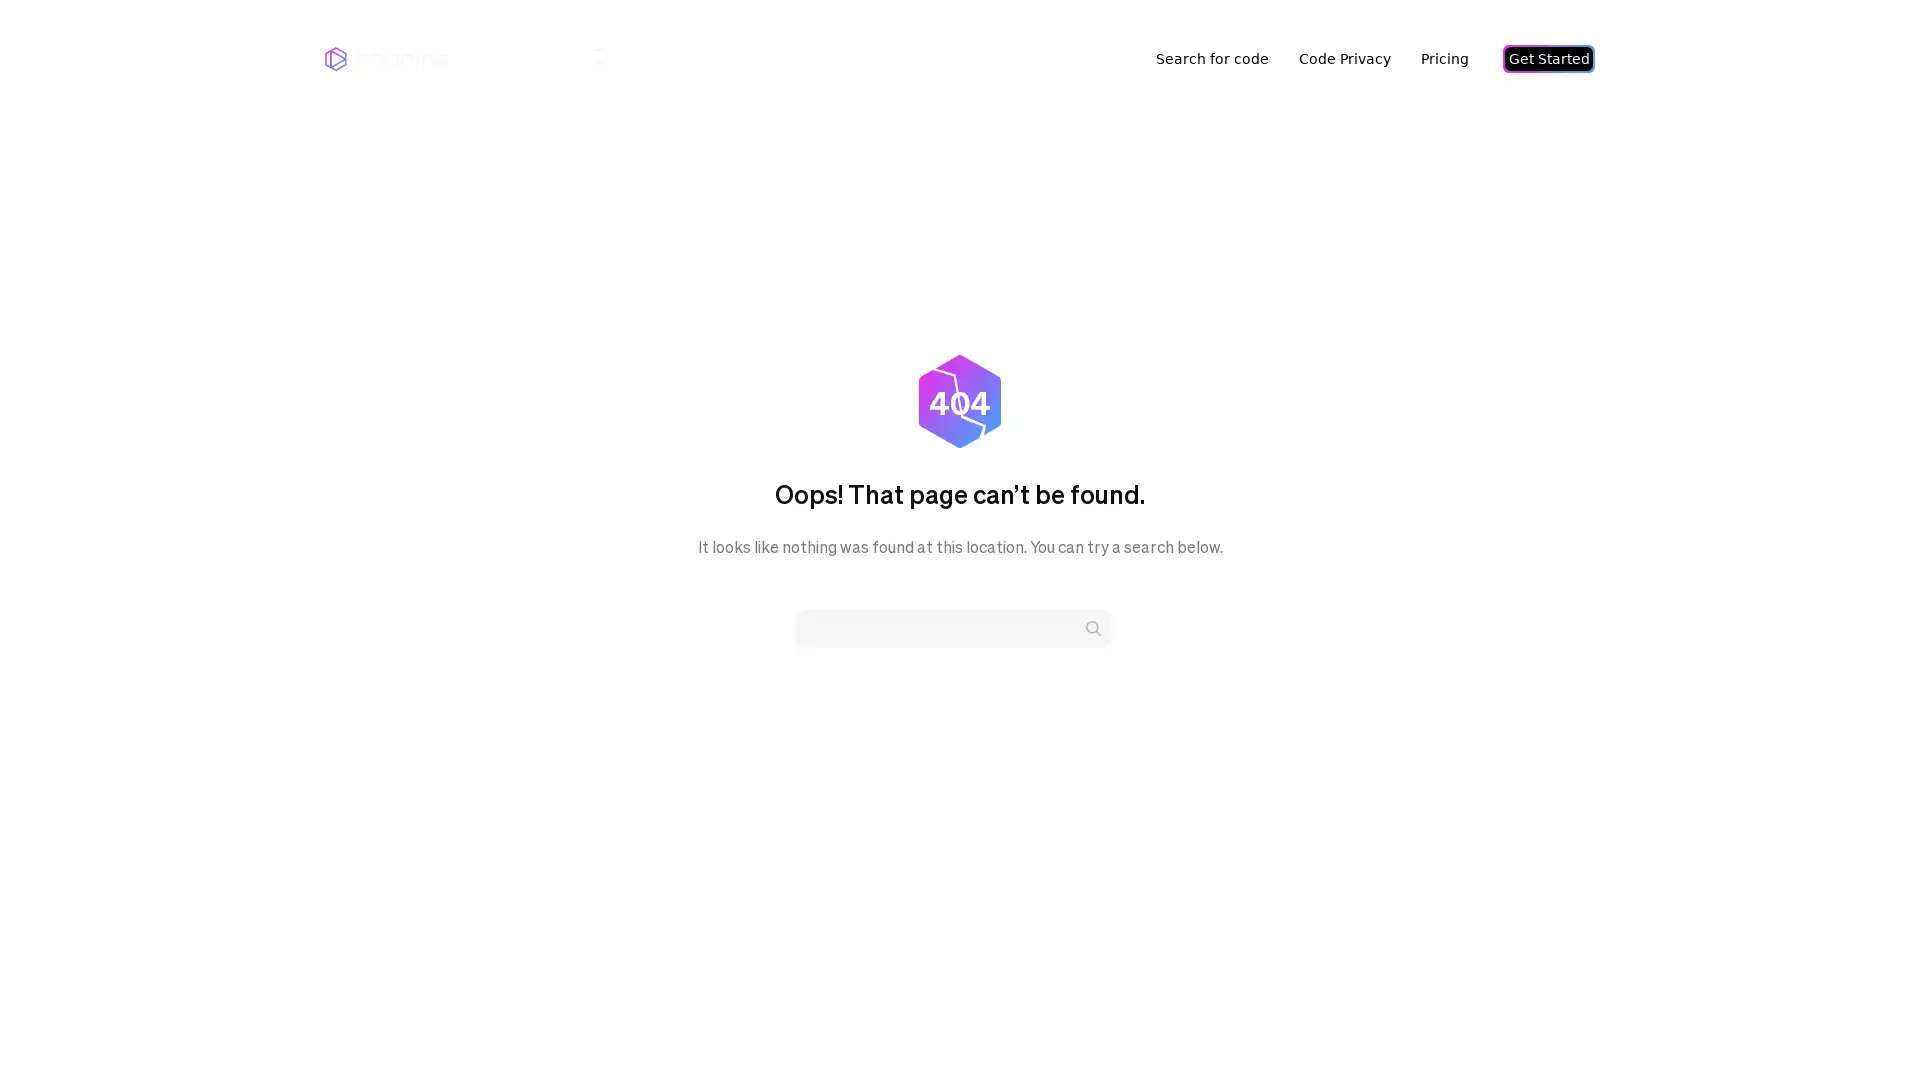 The image size is (1920, 1080). I want to click on Open, so click(1860, 1026).